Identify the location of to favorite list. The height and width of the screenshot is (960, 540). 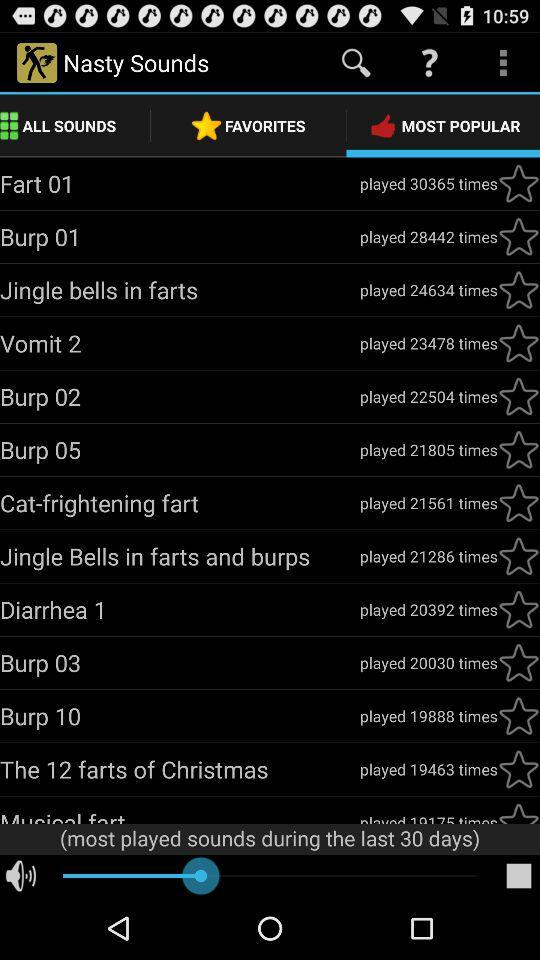
(518, 183).